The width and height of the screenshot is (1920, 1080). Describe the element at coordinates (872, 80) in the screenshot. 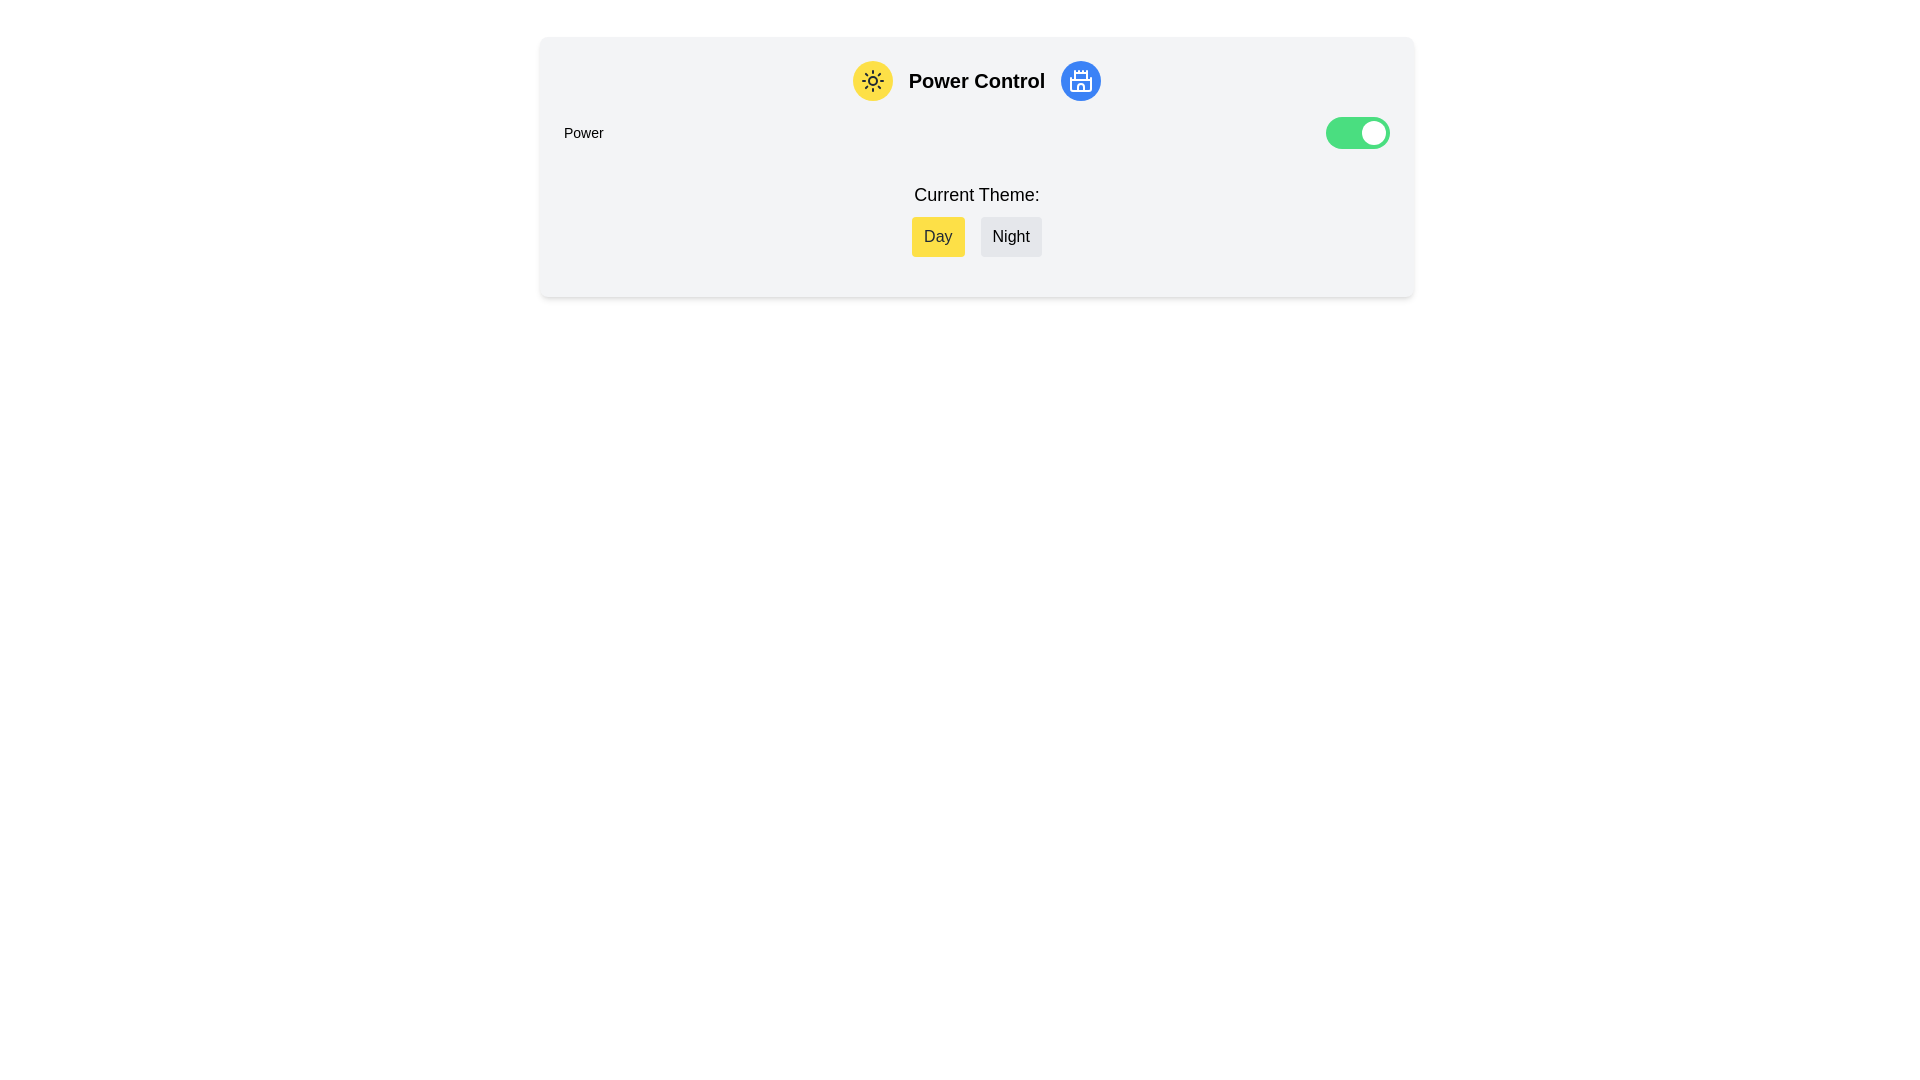

I see `the circular button with a yellow background and sun icon` at that location.